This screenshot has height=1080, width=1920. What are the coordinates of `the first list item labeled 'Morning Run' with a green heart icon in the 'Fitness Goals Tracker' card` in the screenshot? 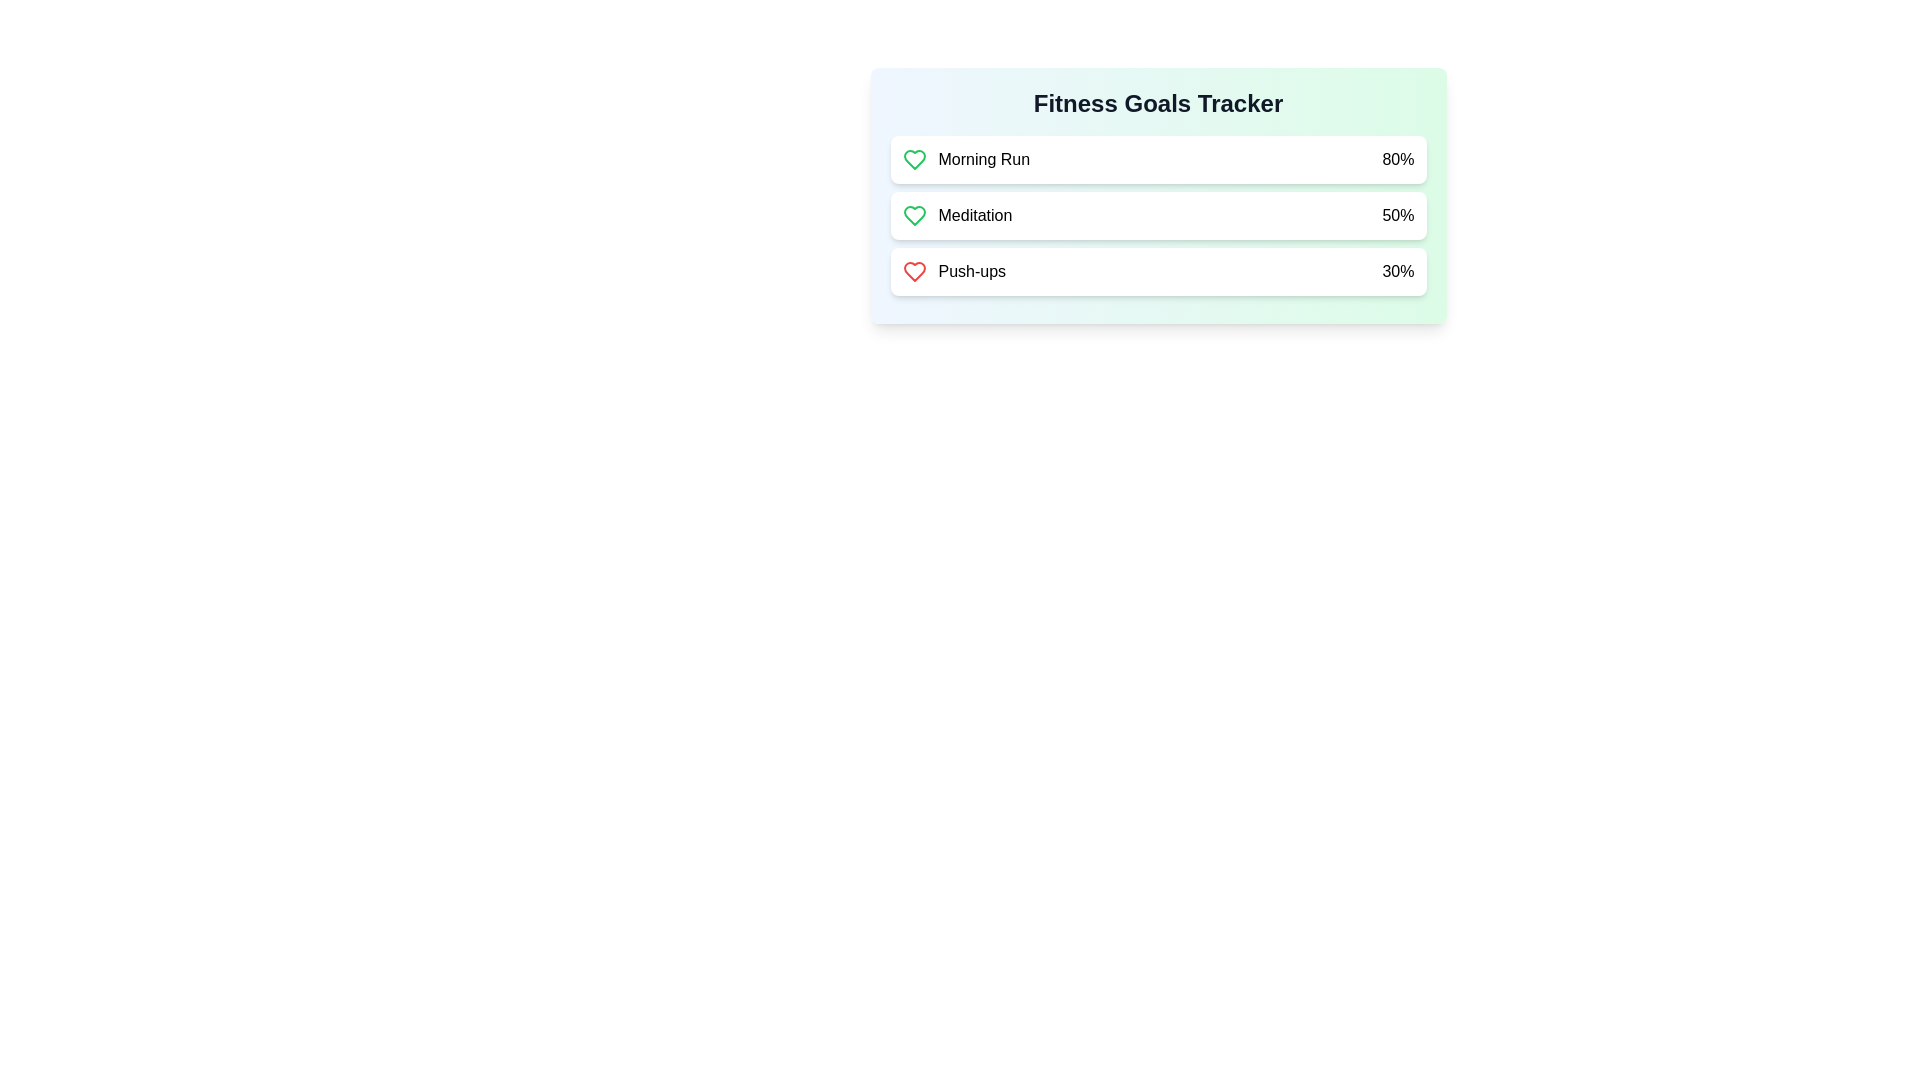 It's located at (966, 158).